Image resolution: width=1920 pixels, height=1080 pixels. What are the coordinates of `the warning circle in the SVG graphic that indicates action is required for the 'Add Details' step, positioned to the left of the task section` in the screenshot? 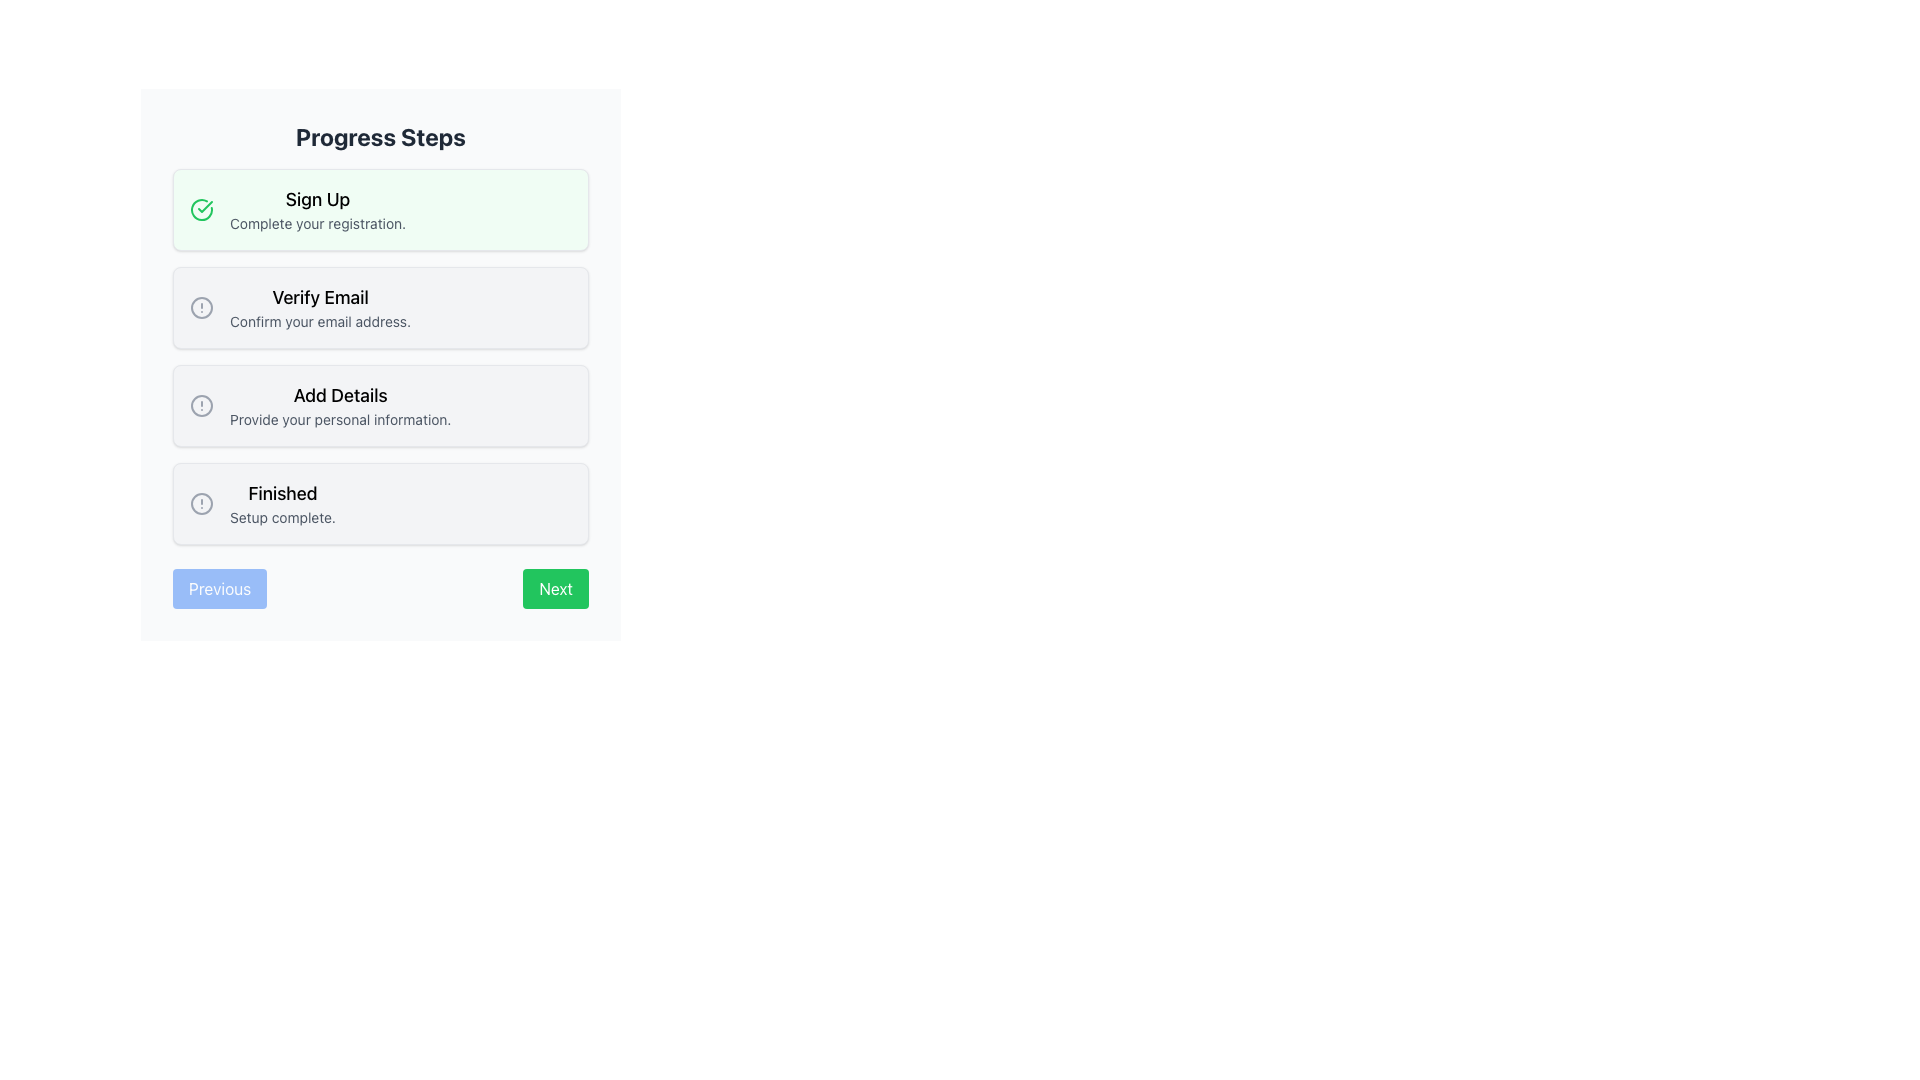 It's located at (201, 405).